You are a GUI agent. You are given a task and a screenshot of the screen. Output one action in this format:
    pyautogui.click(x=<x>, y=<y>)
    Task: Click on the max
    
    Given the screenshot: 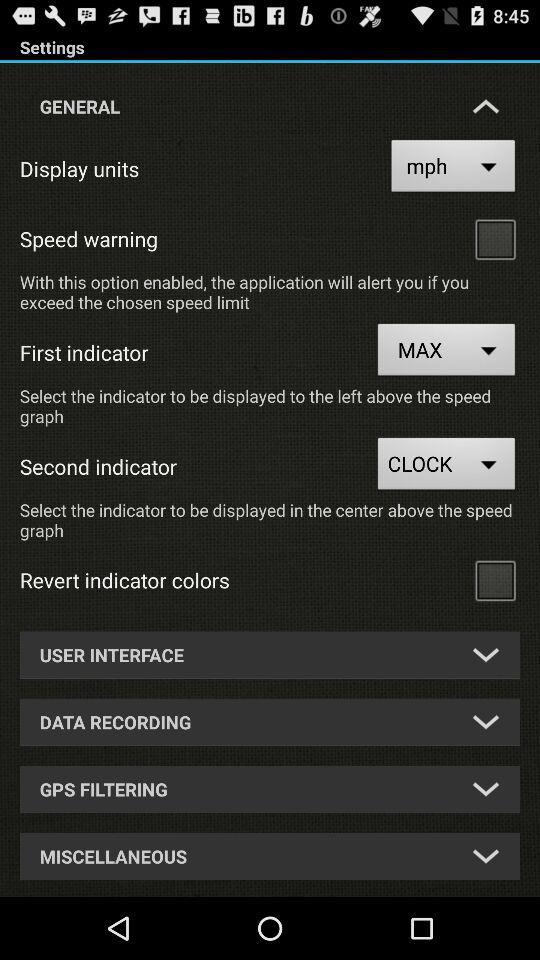 What is the action you would take?
    pyautogui.click(x=447, y=352)
    